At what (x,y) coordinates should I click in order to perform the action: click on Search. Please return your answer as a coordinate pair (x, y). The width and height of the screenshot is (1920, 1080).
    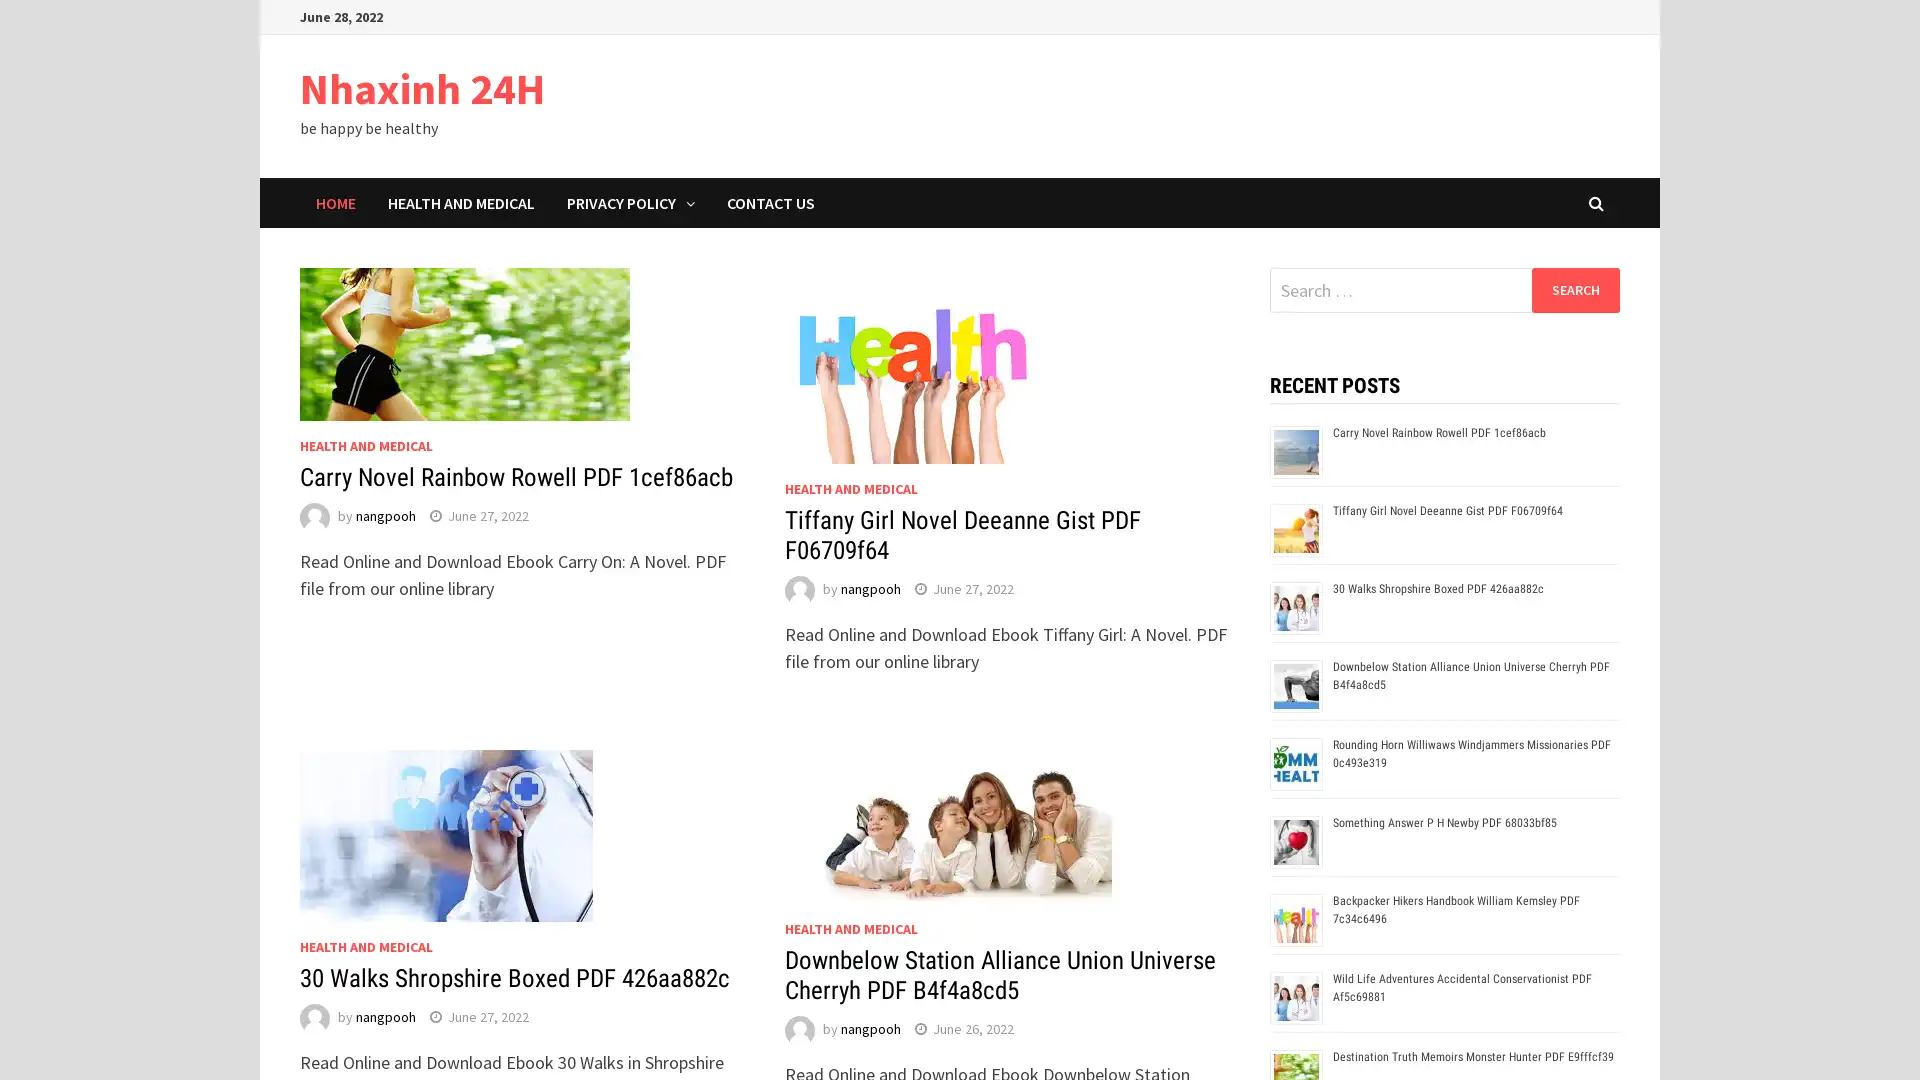
    Looking at the image, I should click on (1574, 289).